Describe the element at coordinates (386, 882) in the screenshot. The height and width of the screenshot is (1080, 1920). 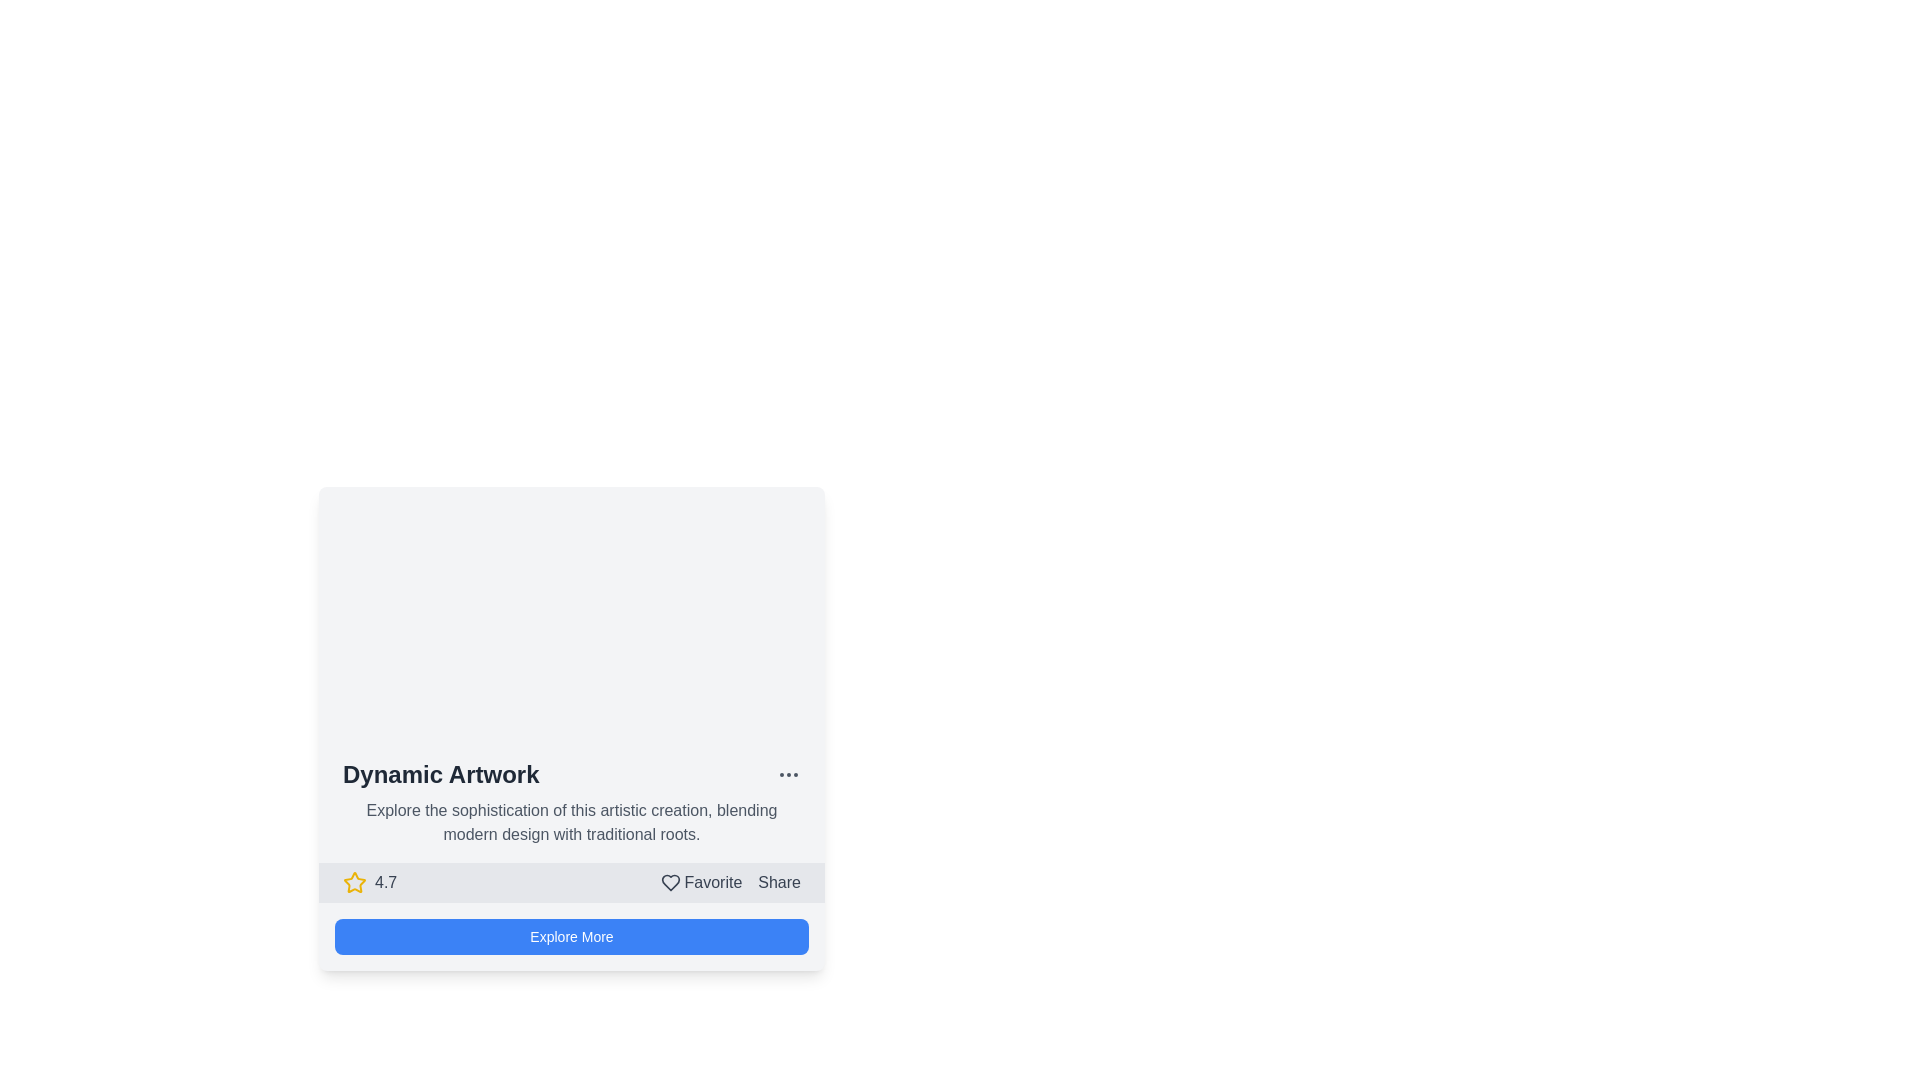
I see `the text label displaying the rating value '4.7'` at that location.